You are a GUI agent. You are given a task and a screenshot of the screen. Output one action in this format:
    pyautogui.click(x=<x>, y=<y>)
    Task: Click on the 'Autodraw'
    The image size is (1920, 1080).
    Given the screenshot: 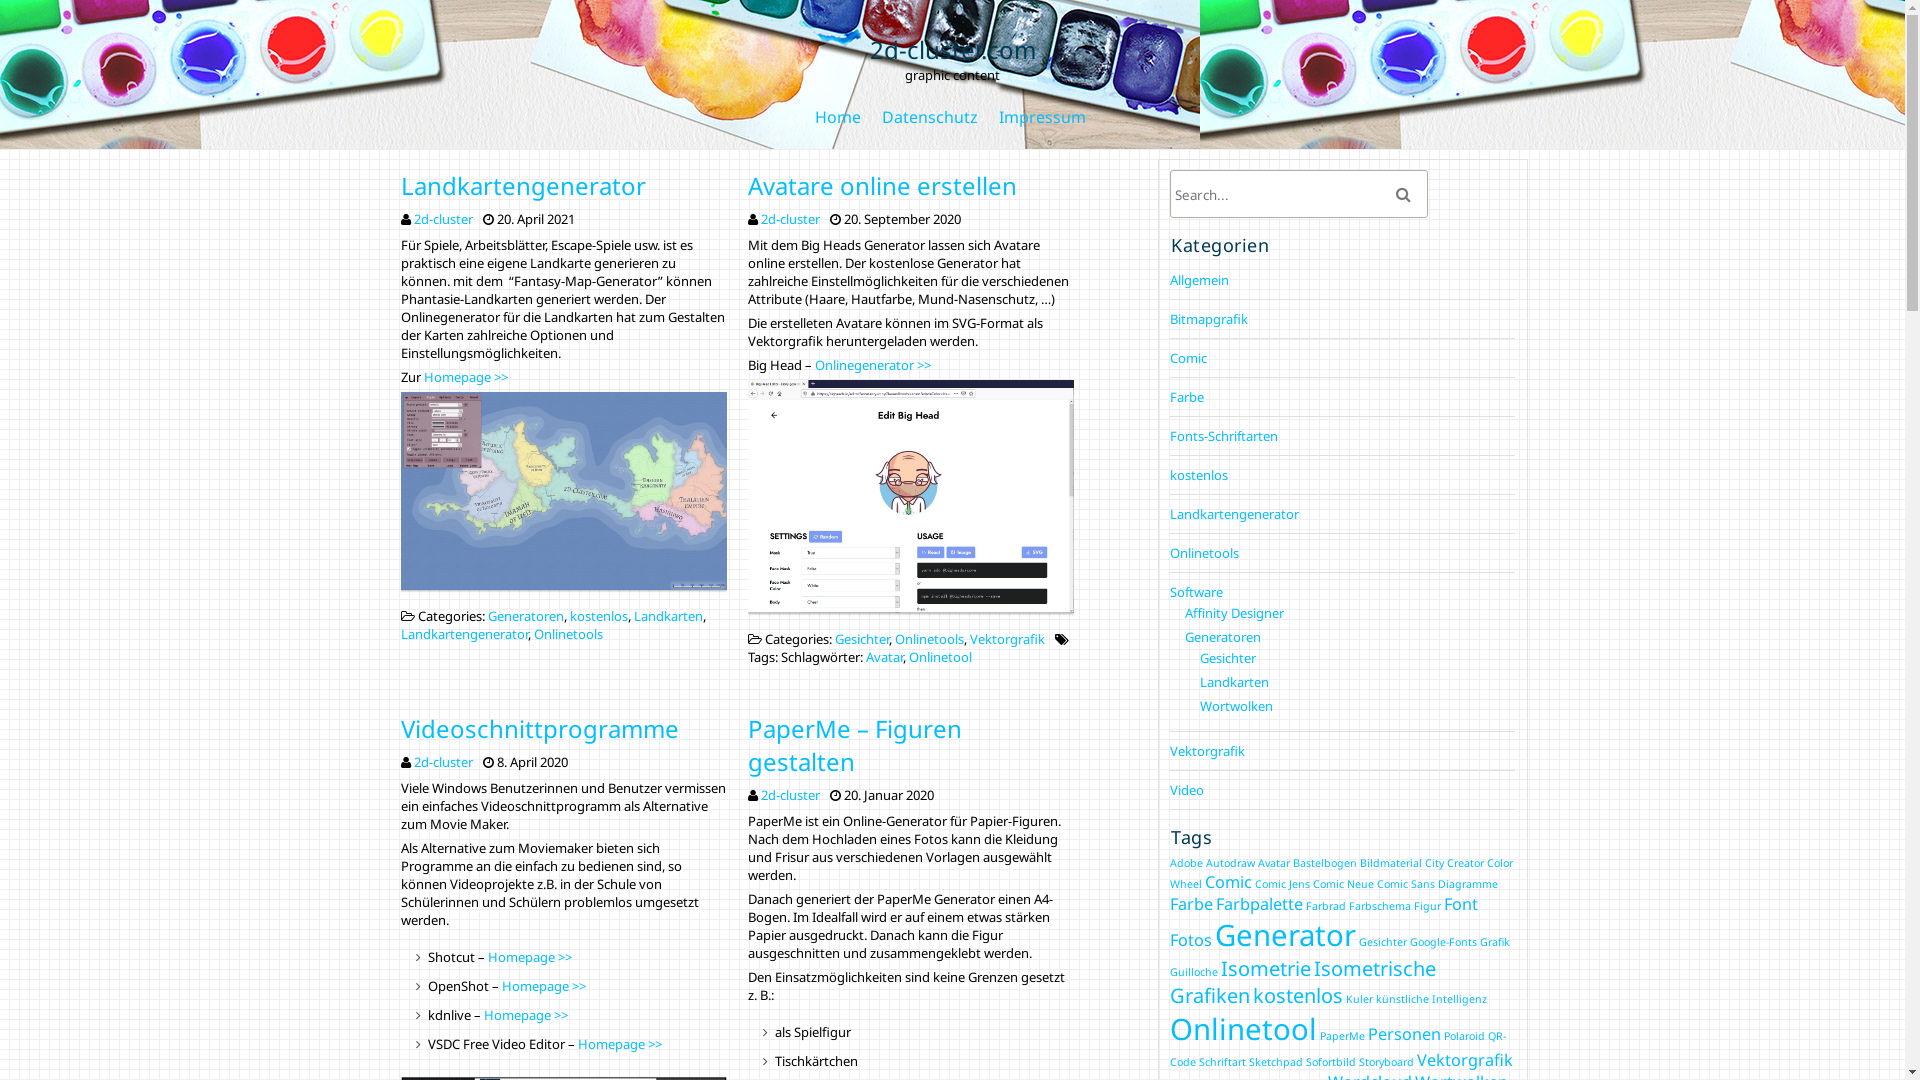 What is the action you would take?
    pyautogui.click(x=1229, y=862)
    